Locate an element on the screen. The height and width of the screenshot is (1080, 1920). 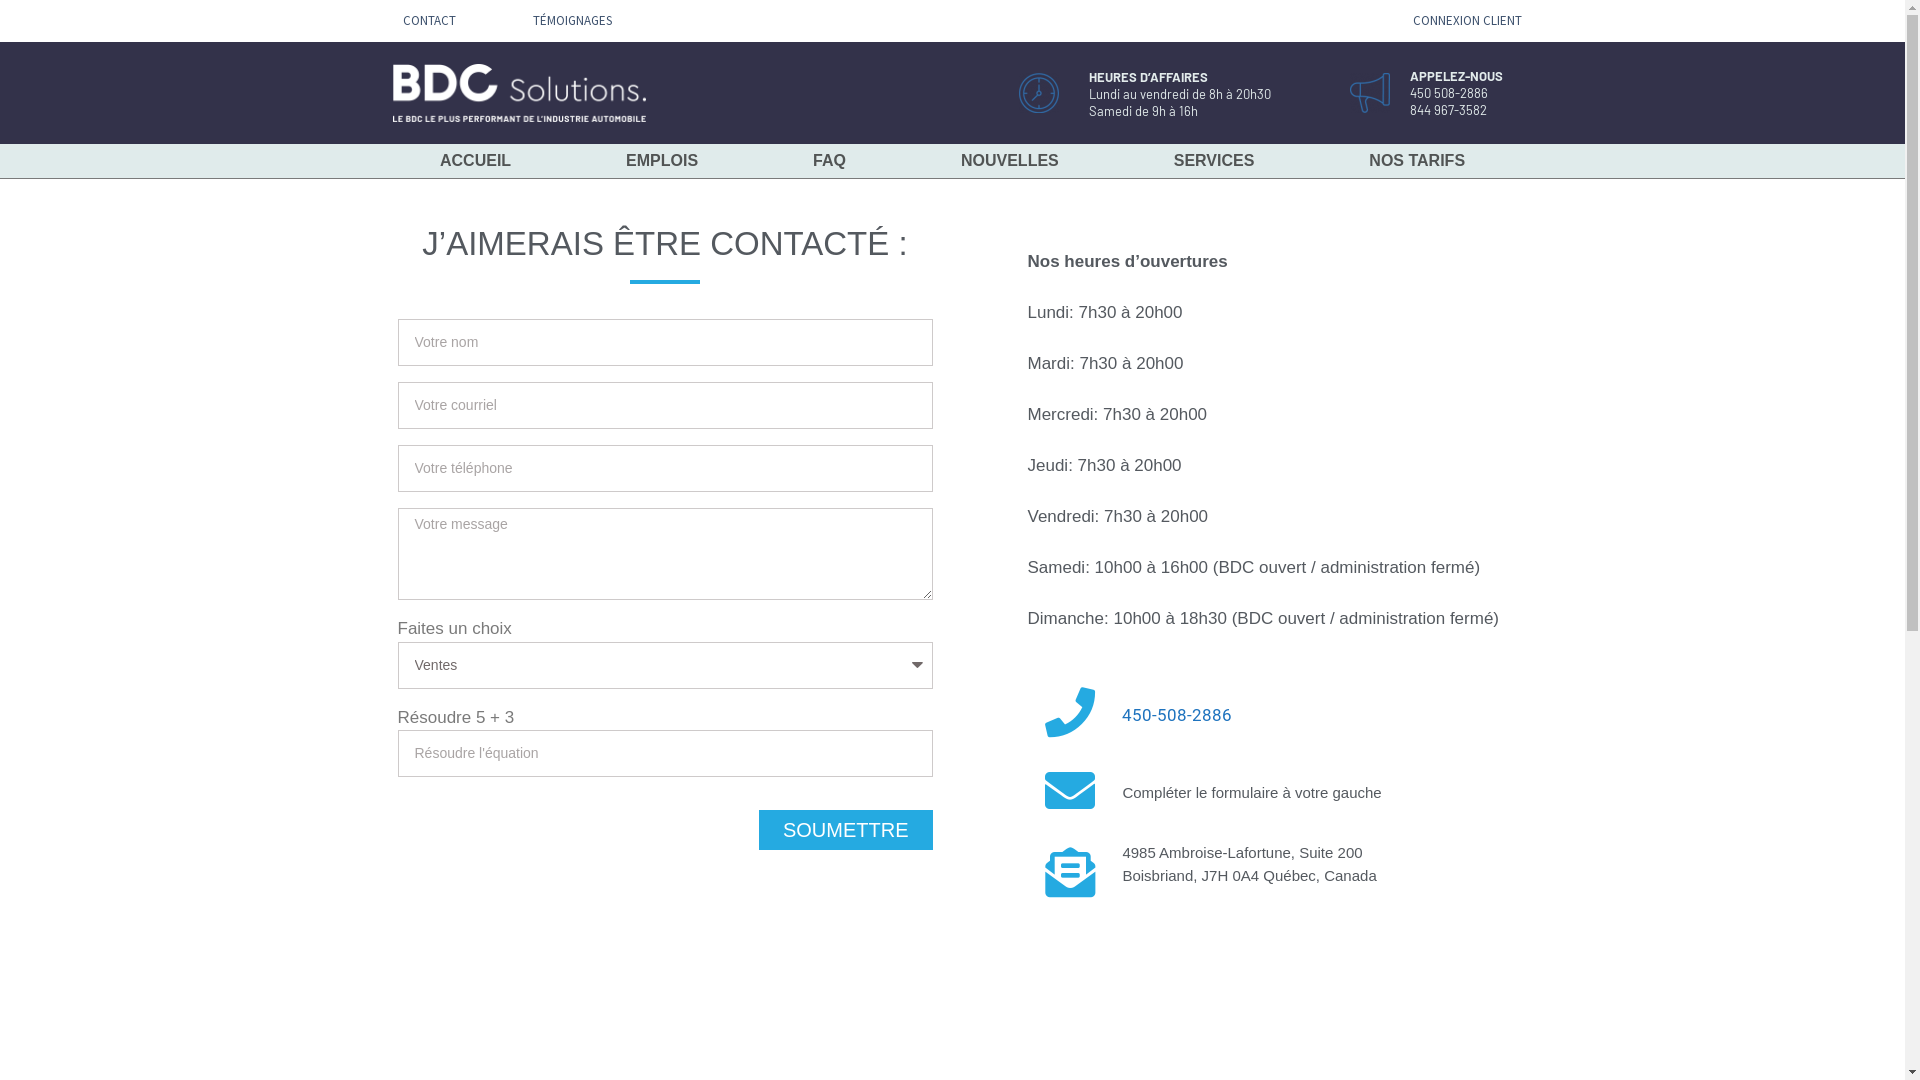
'CONNEXION CLIENT' is located at coordinates (1467, 20).